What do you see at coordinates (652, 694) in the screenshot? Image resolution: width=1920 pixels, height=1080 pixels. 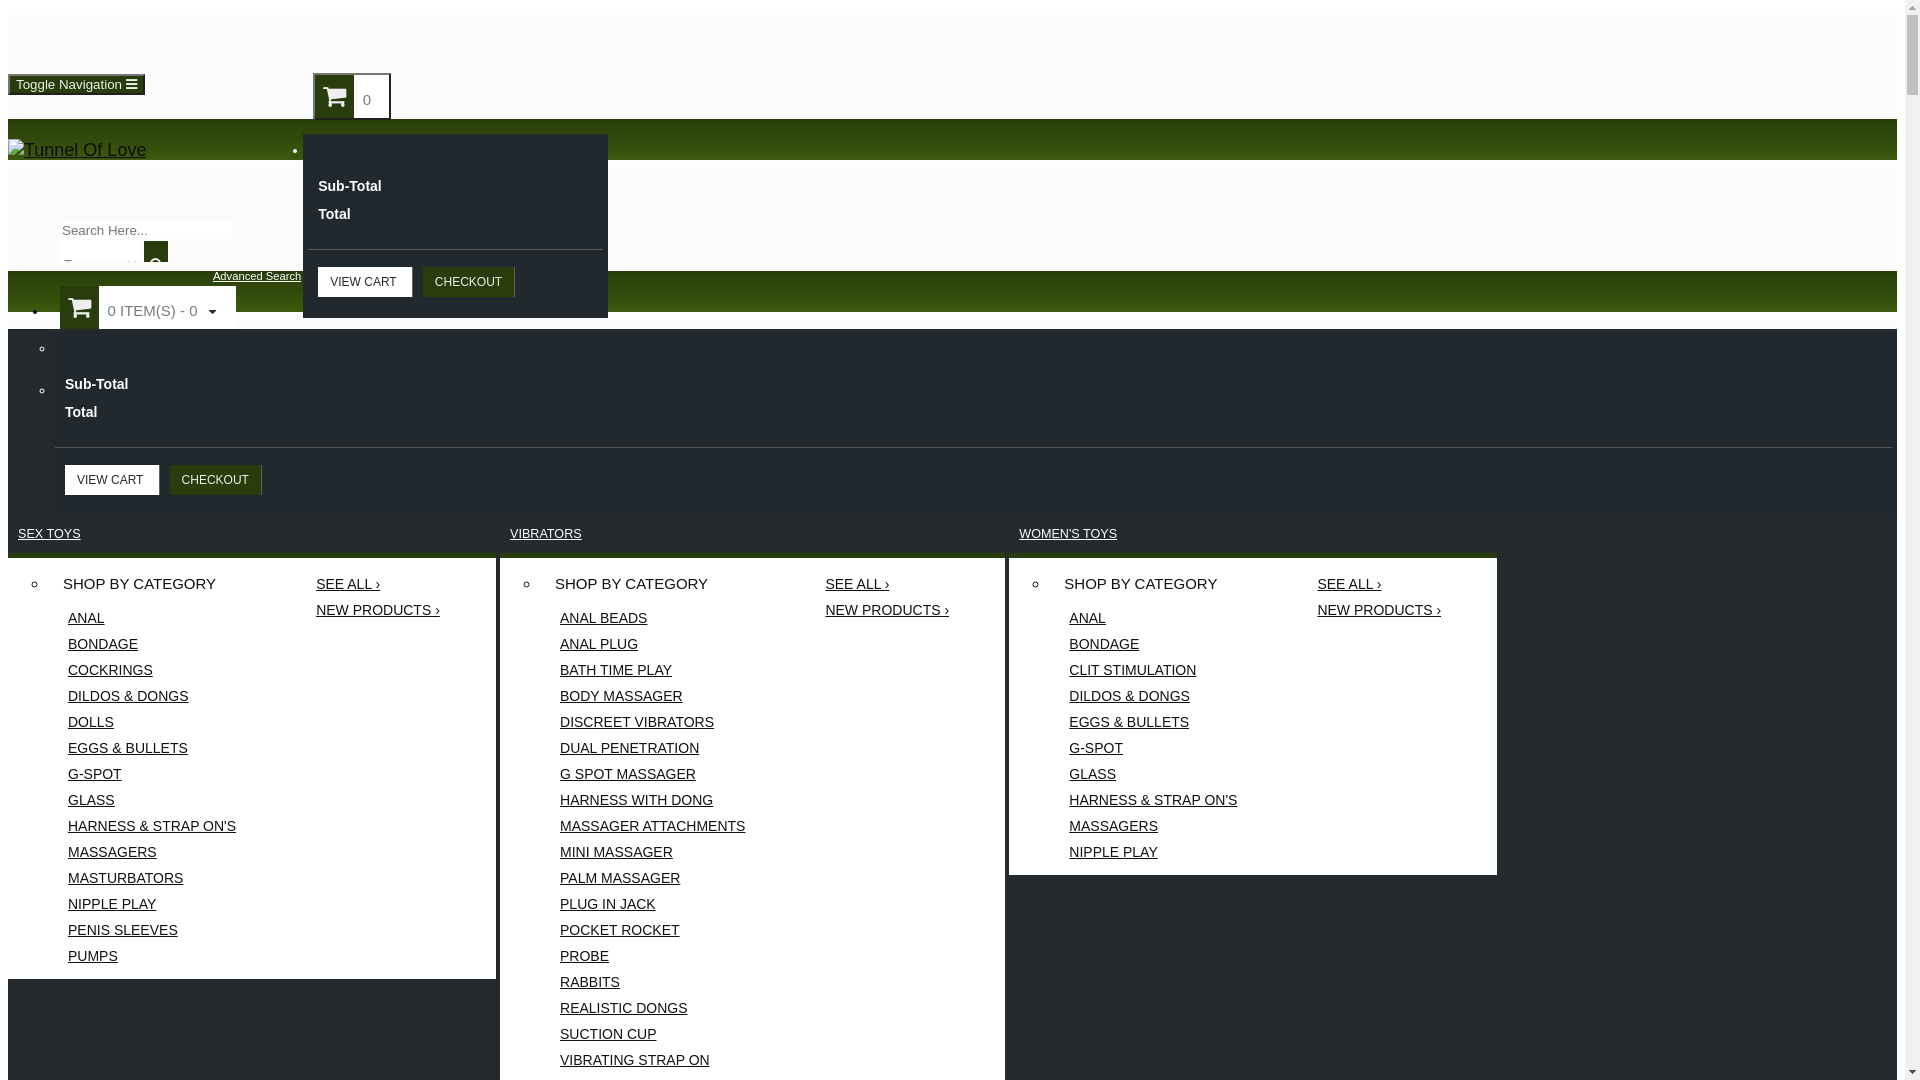 I see `'BODY MASSAGER'` at bounding box center [652, 694].